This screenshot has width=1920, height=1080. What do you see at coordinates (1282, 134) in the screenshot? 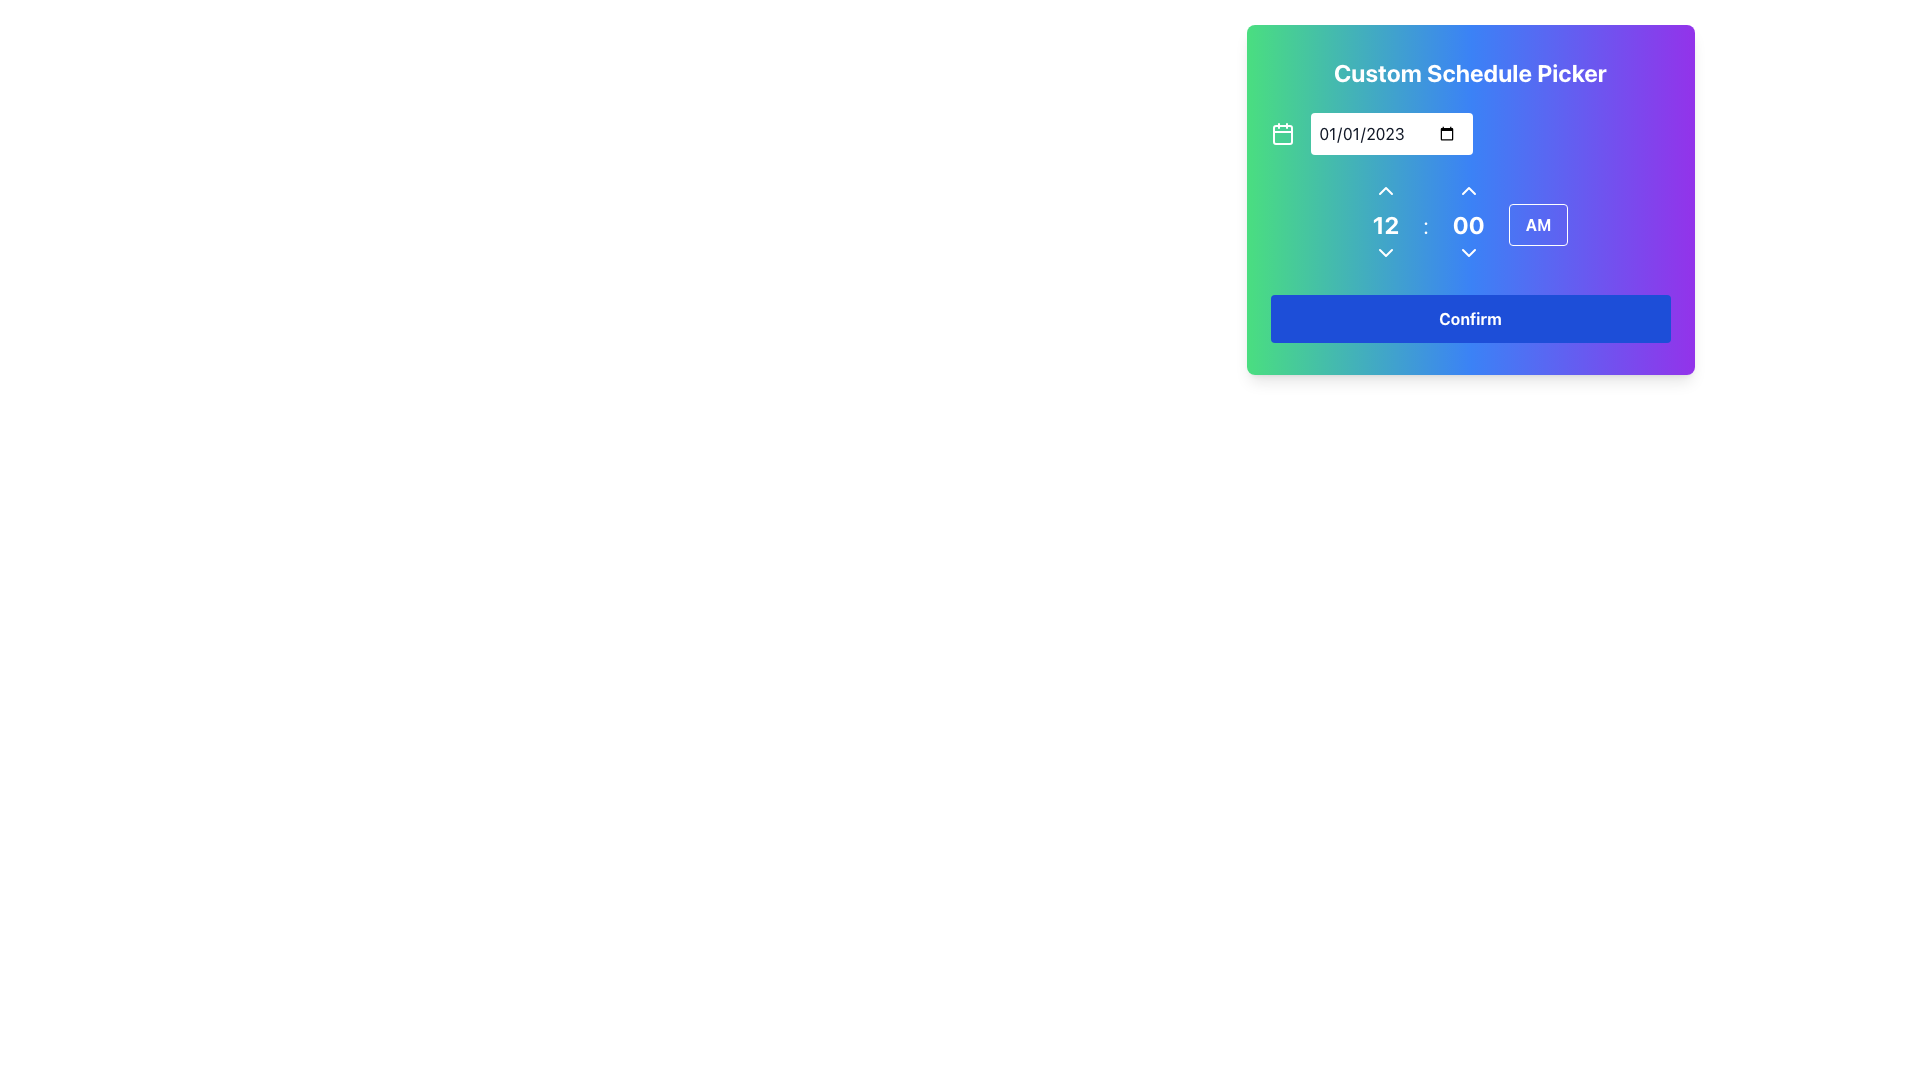
I see `the calendar icon, which is styled with a green background and white outline, located to the left of the date input field displaying '01/01/2023'` at bounding box center [1282, 134].